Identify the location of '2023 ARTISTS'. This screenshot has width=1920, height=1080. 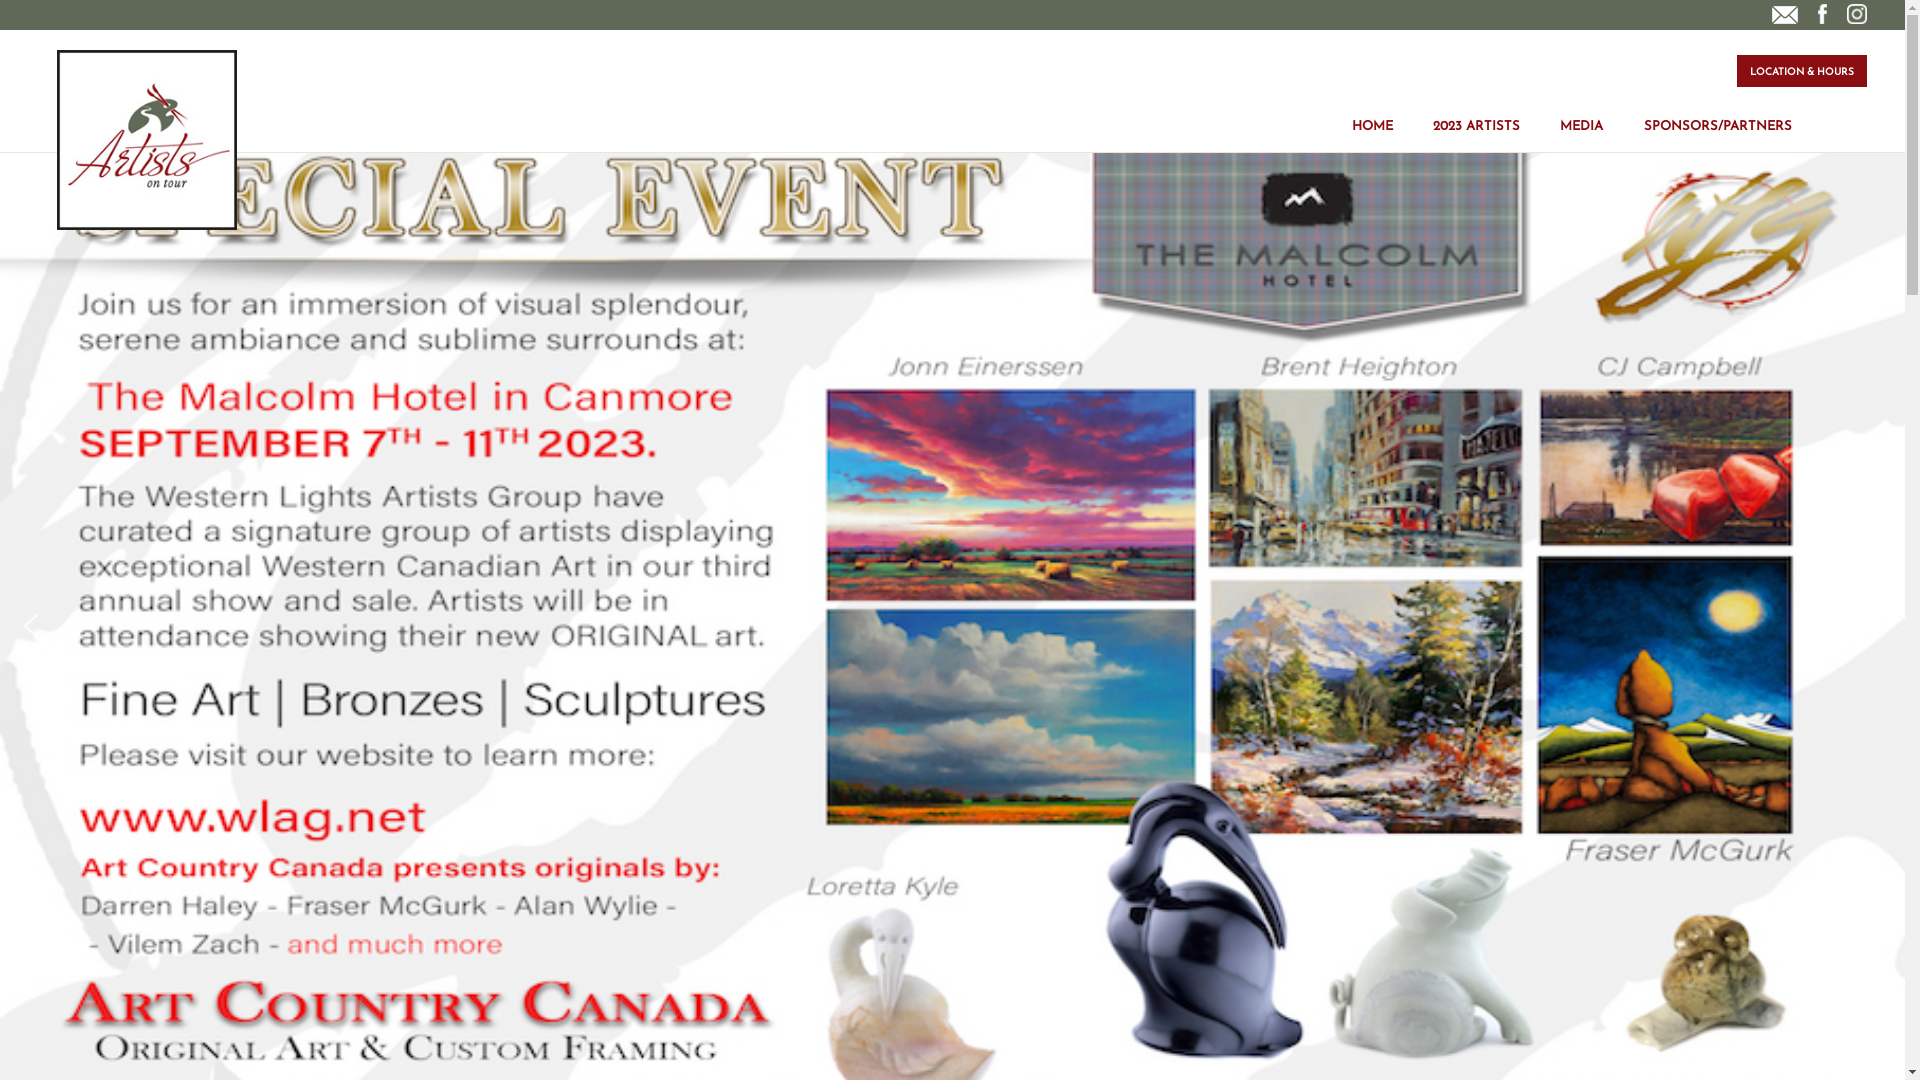
(1476, 111).